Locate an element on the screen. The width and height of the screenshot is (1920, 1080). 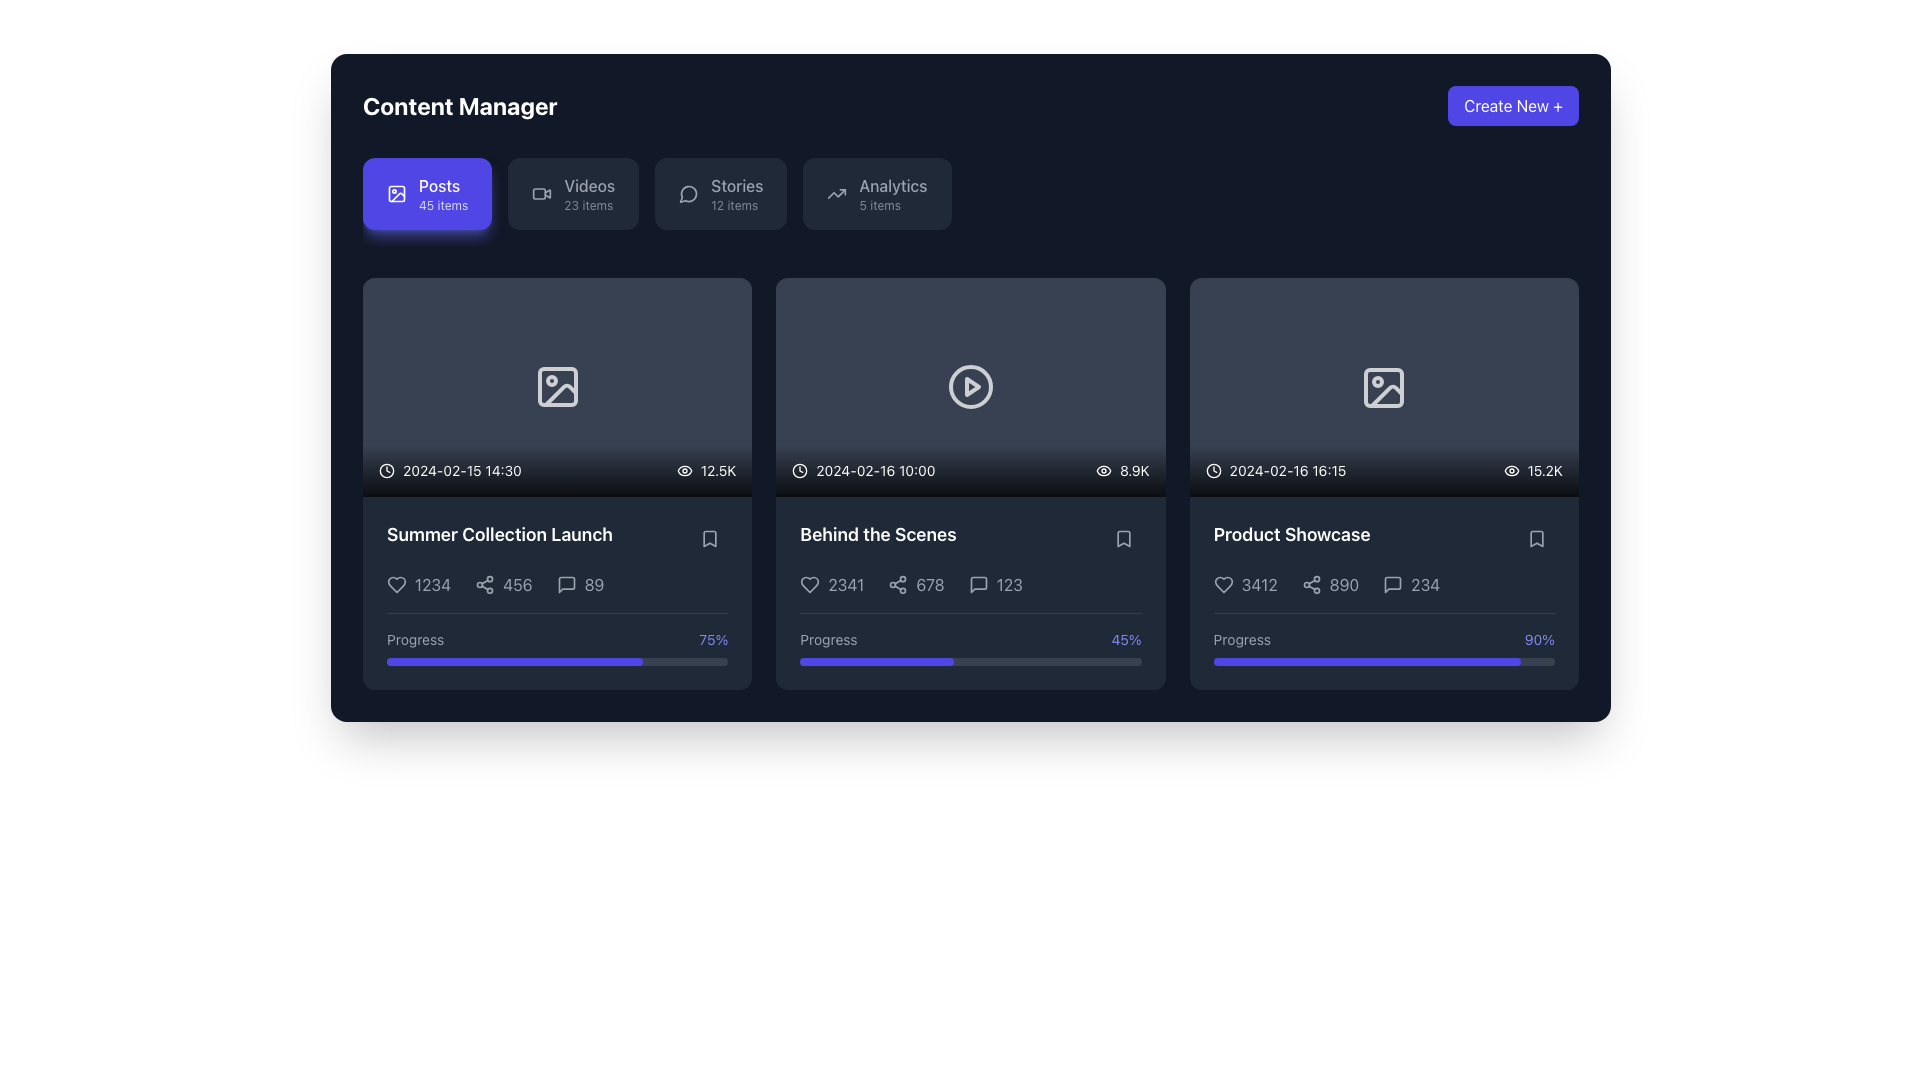
the 'Videos' icon within the 'Videos 23 items' button, which is the second icon from the left in the horizontal row is located at coordinates (542, 193).